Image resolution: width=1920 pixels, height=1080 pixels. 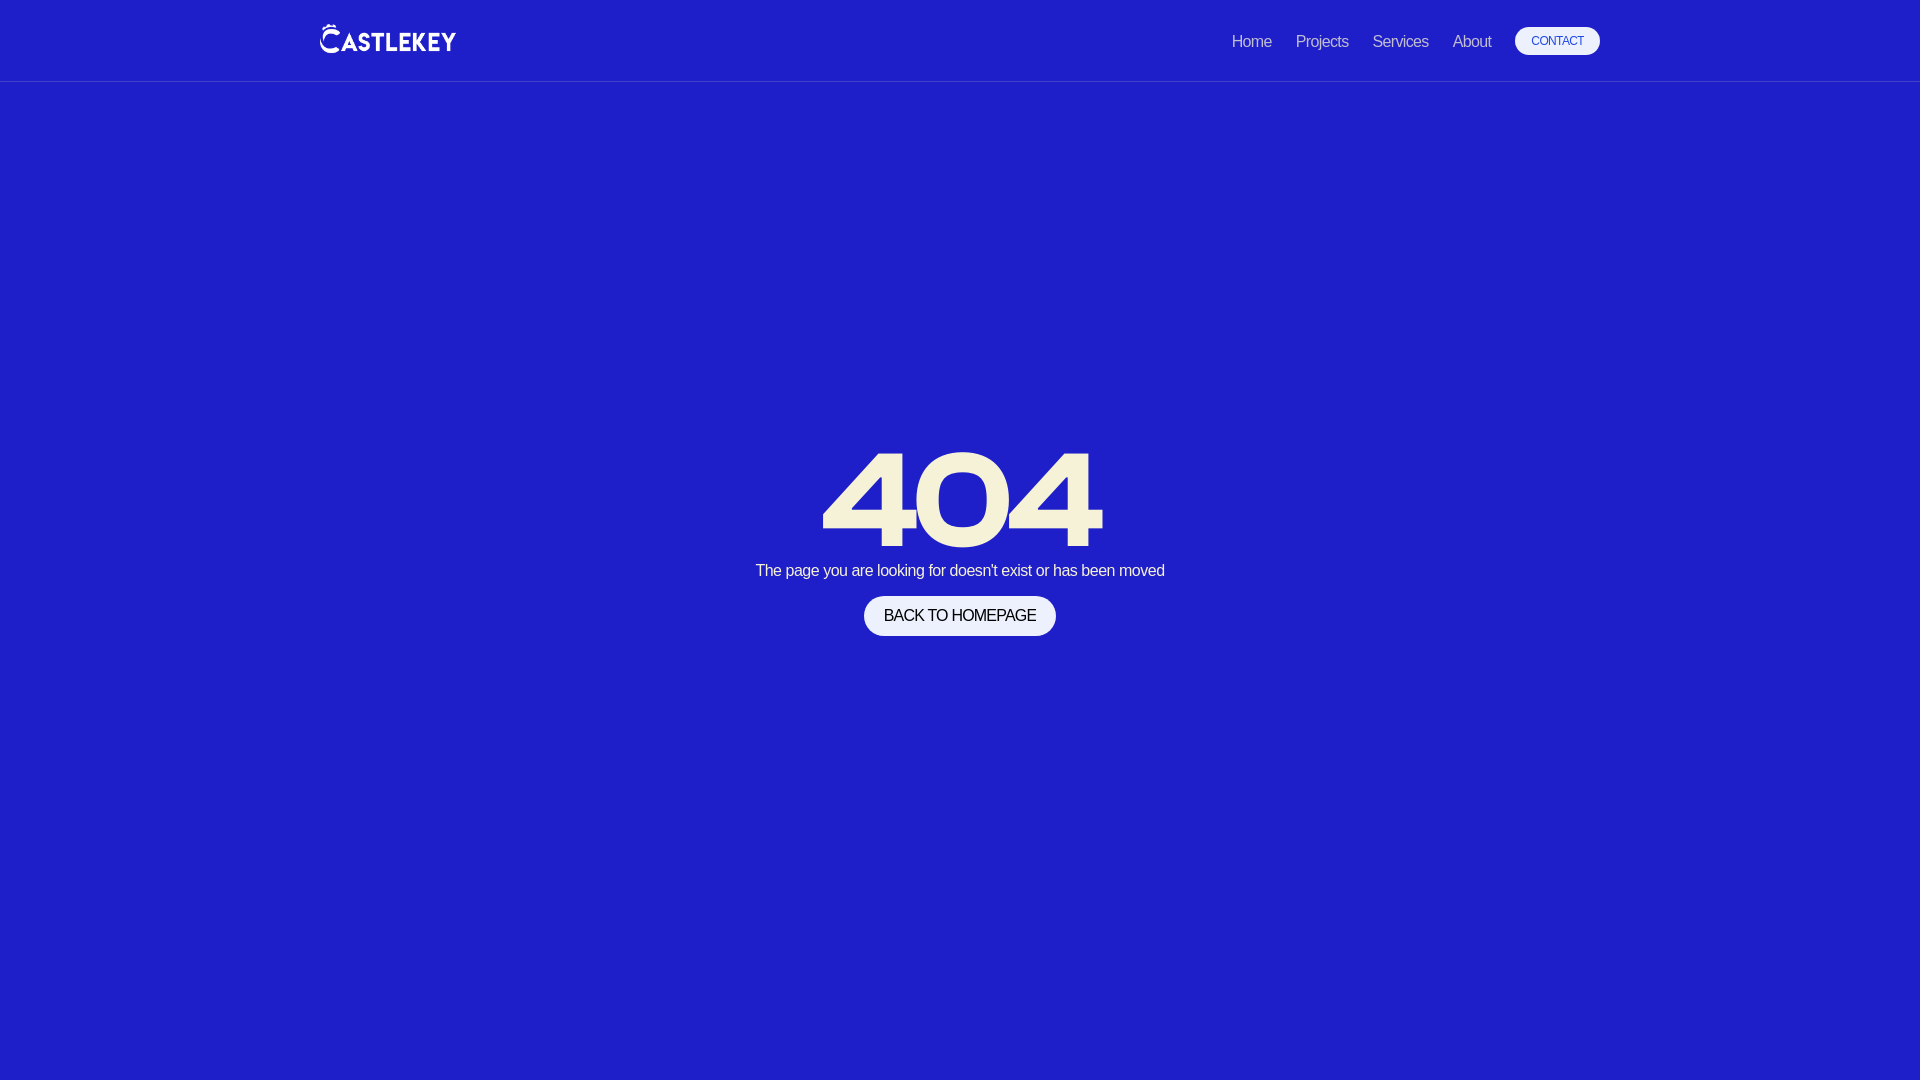 What do you see at coordinates (1472, 41) in the screenshot?
I see `'About'` at bounding box center [1472, 41].